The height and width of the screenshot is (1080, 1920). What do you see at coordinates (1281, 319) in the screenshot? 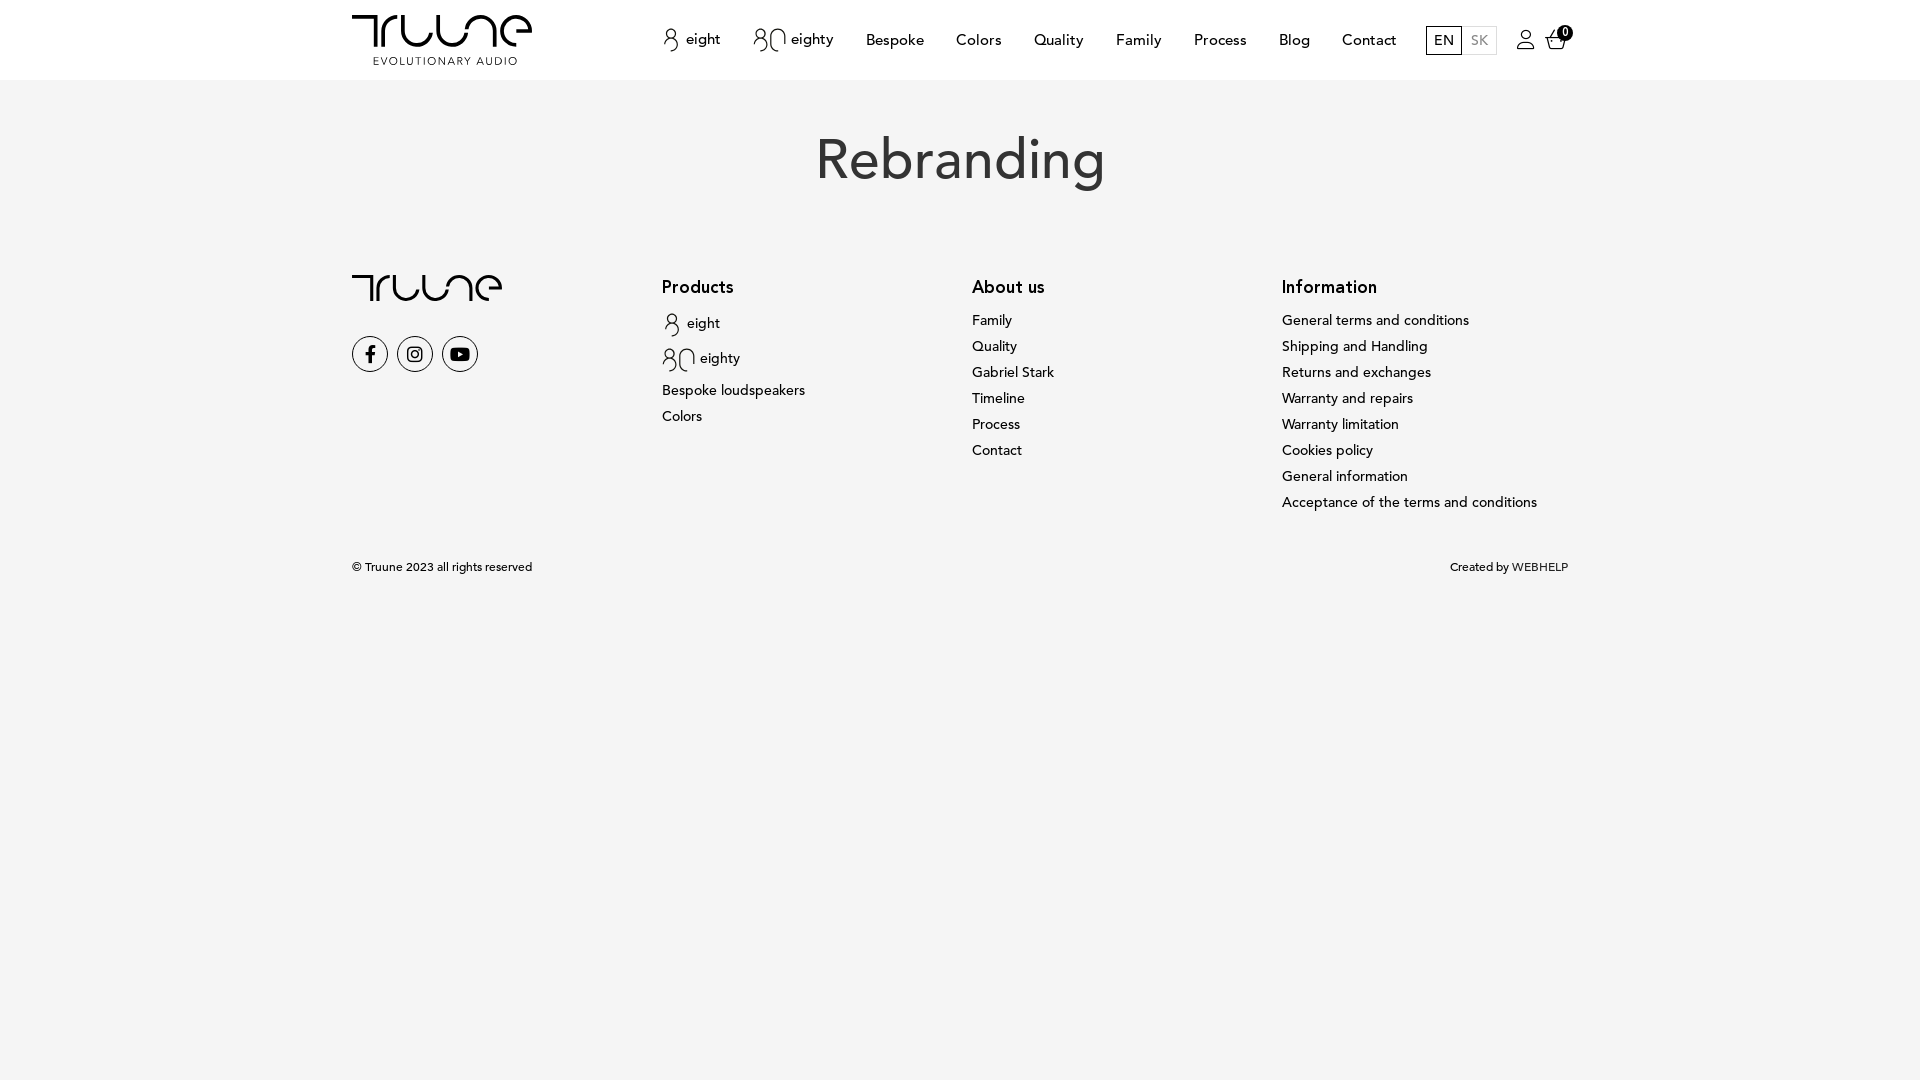
I see `'General terms and conditions'` at bounding box center [1281, 319].